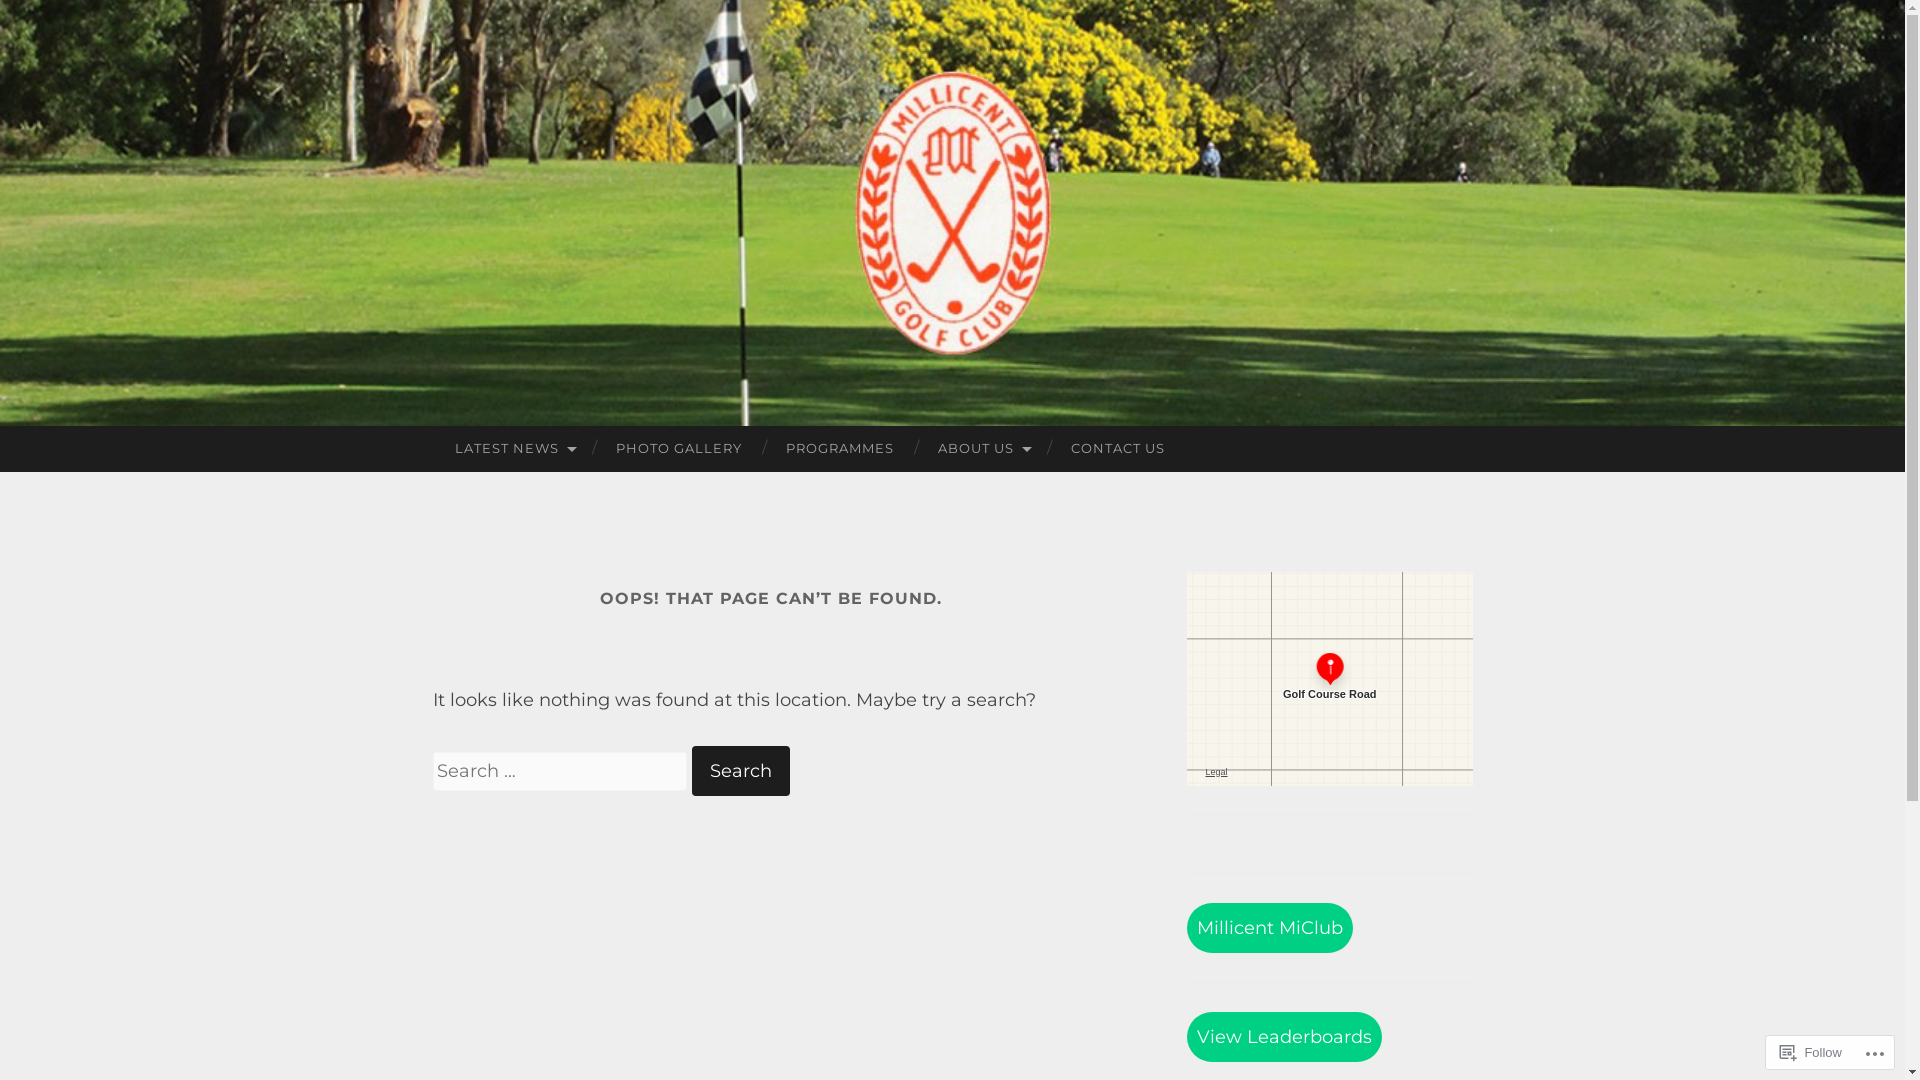 This screenshot has width=1920, height=1080. What do you see at coordinates (678, 447) in the screenshot?
I see `'PHOTO GALLERY'` at bounding box center [678, 447].